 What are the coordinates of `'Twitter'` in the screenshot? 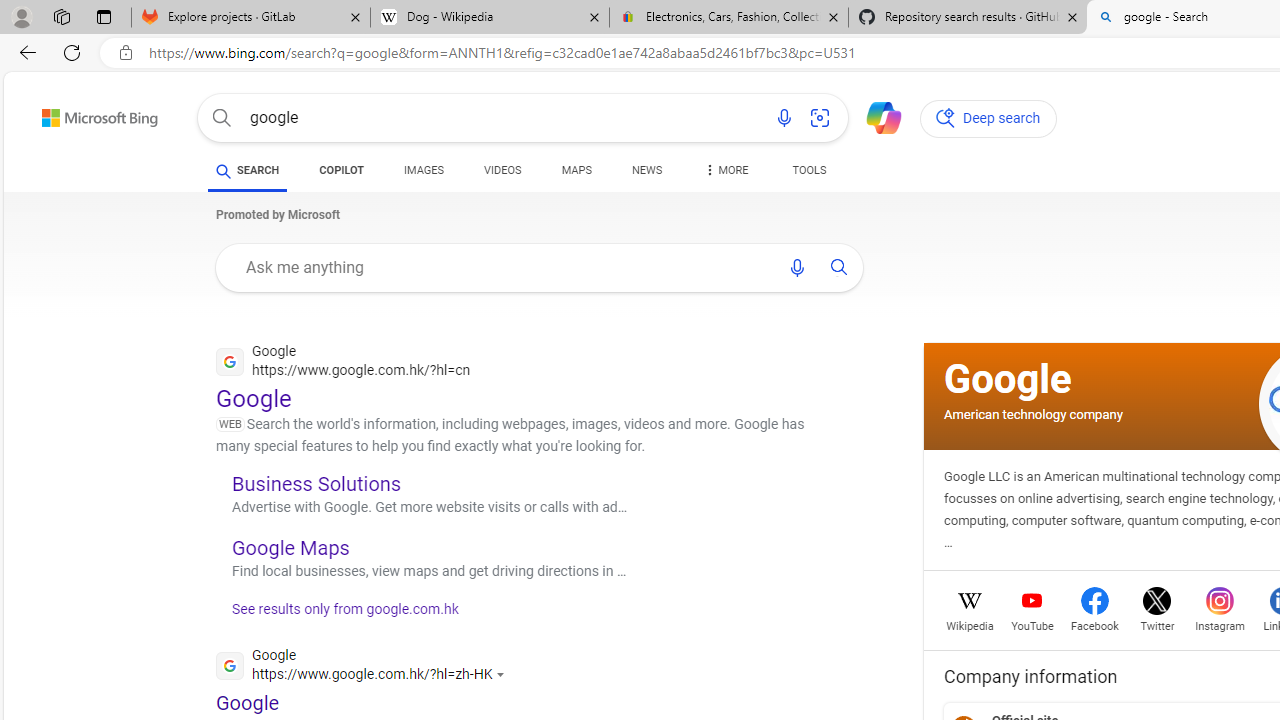 It's located at (1157, 623).